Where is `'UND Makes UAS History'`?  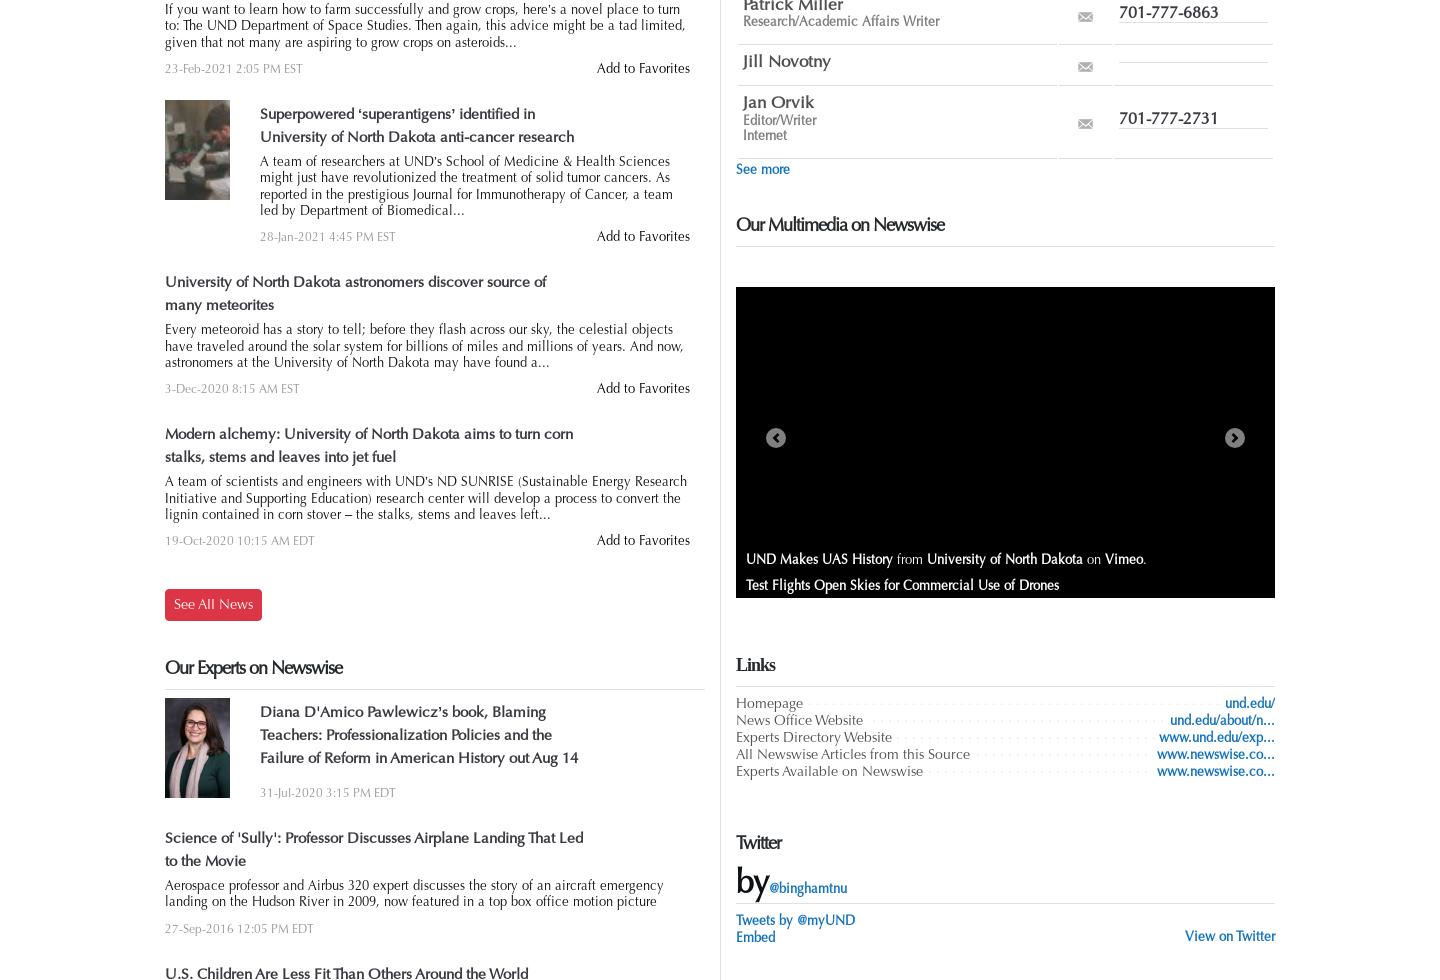 'UND Makes UAS History' is located at coordinates (745, 559).